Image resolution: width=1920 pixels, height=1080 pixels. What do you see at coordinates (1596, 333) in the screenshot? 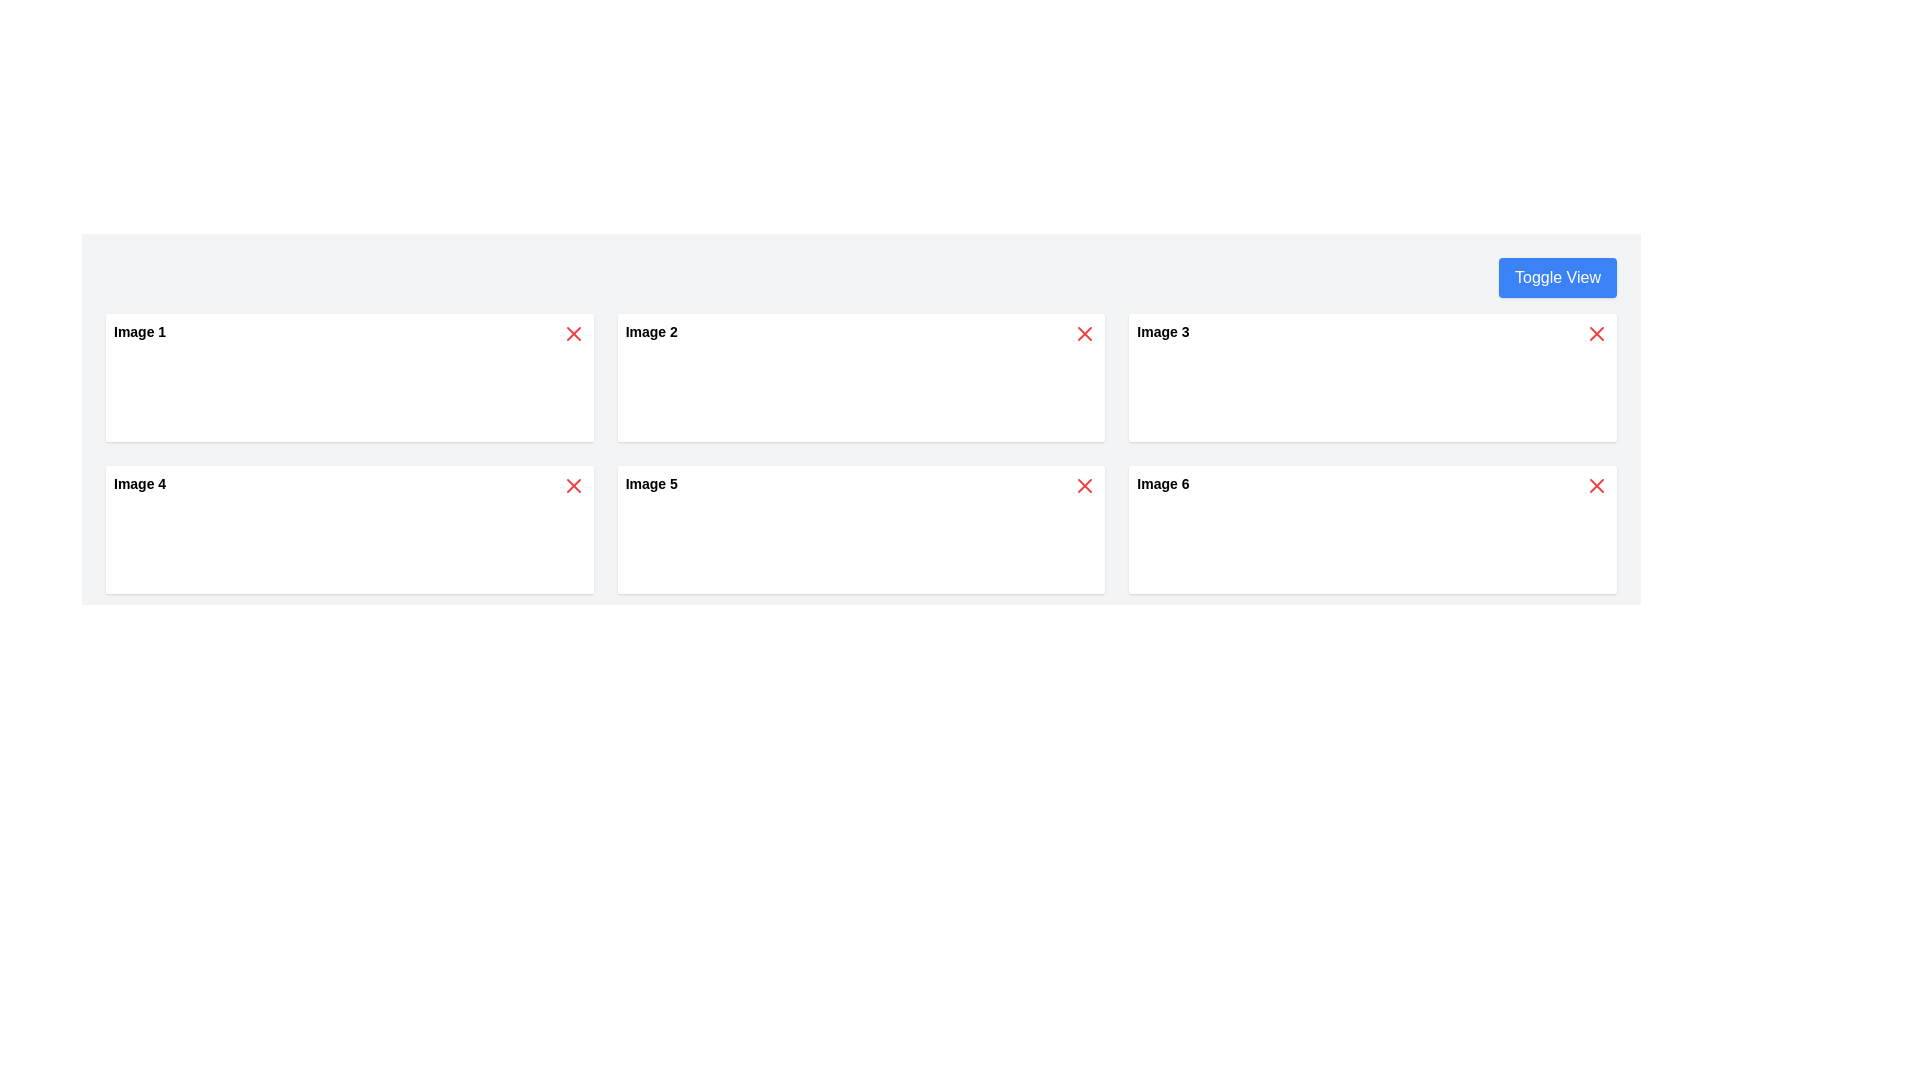
I see `the small red 'X' icon button located at the top-right corner of the card labeled 'Image 3'` at bounding box center [1596, 333].